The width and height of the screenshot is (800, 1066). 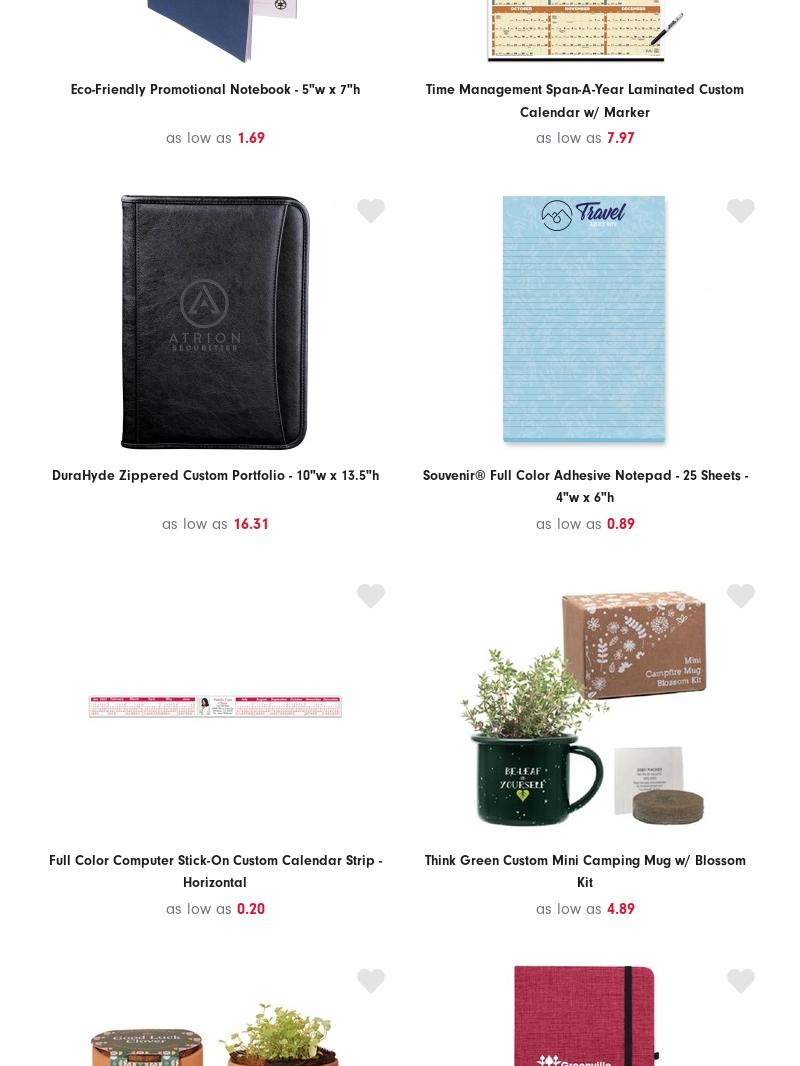 What do you see at coordinates (214, 474) in the screenshot?
I see `'DuraHyde Zippered Custom Portfolio - 10"w x 13.5"h'` at bounding box center [214, 474].